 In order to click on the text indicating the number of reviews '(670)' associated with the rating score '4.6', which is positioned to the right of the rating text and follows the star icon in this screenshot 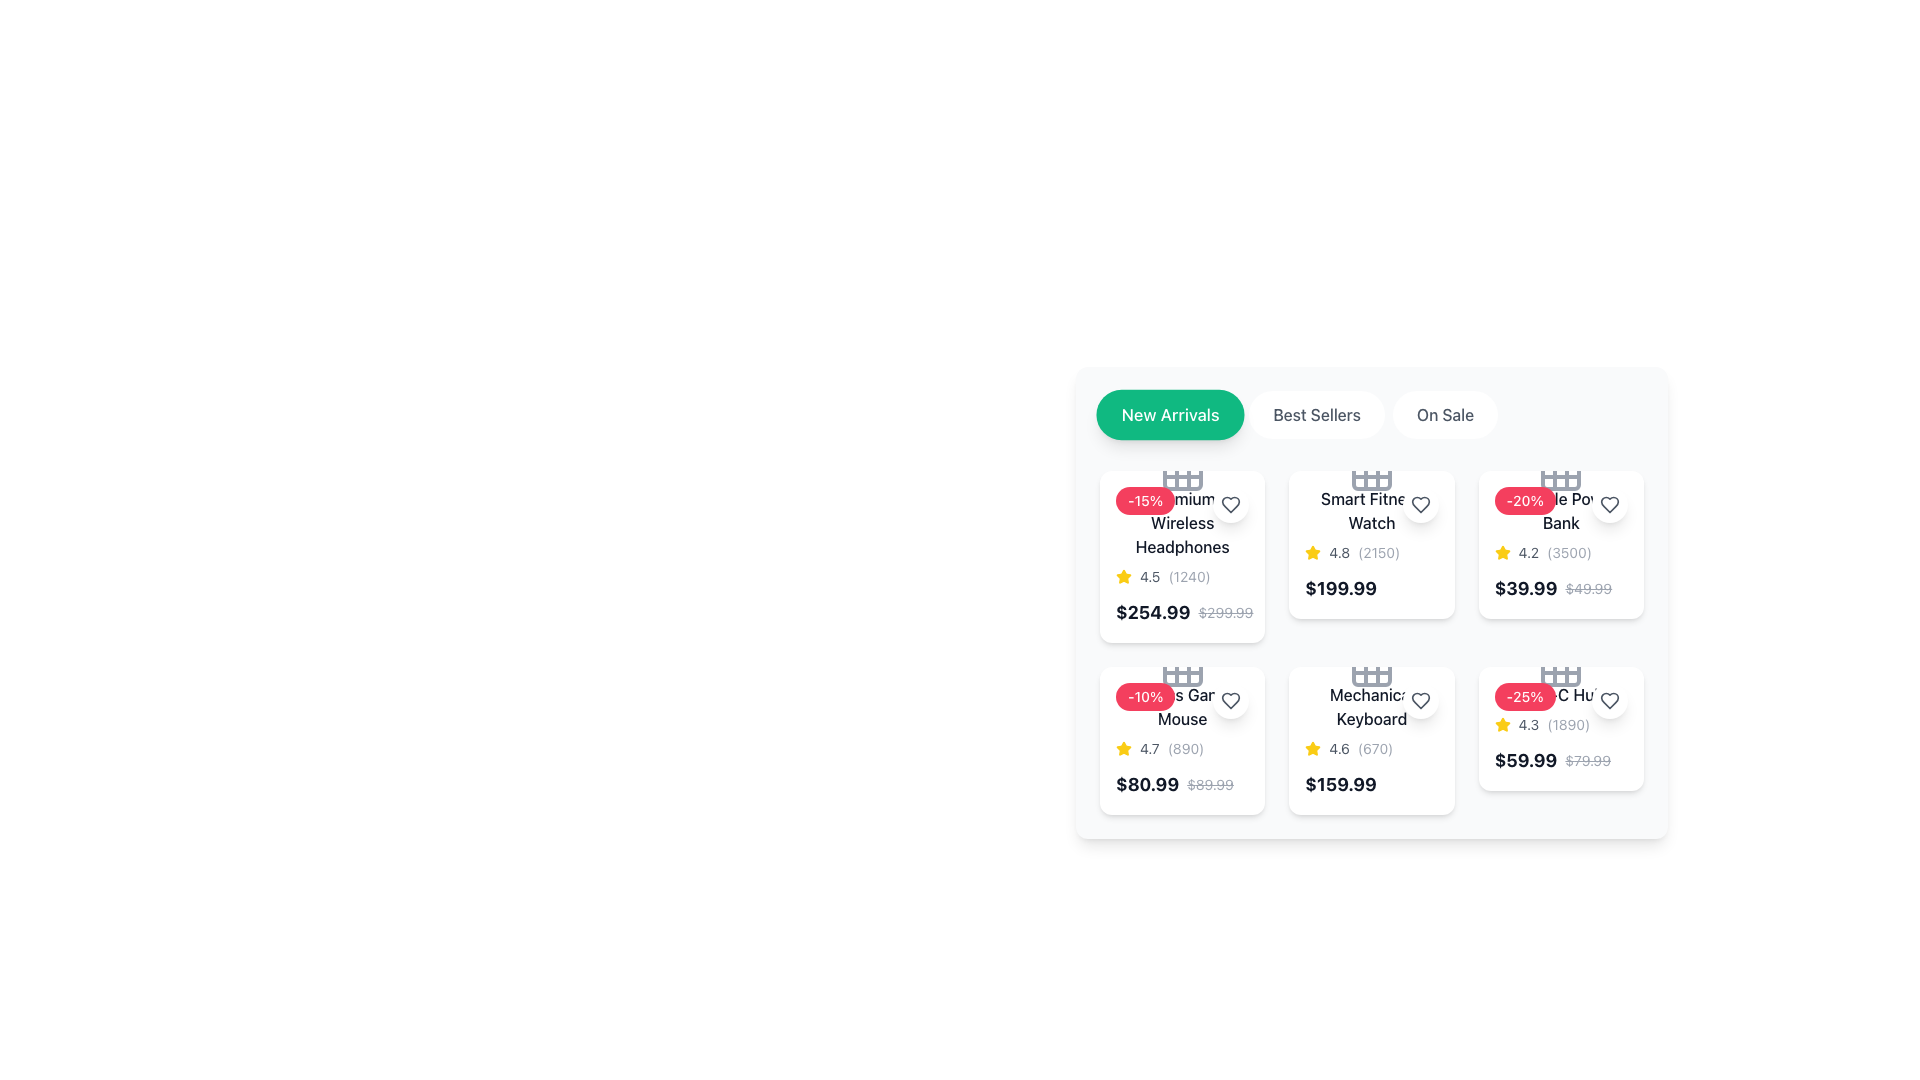, I will do `click(1374, 748)`.